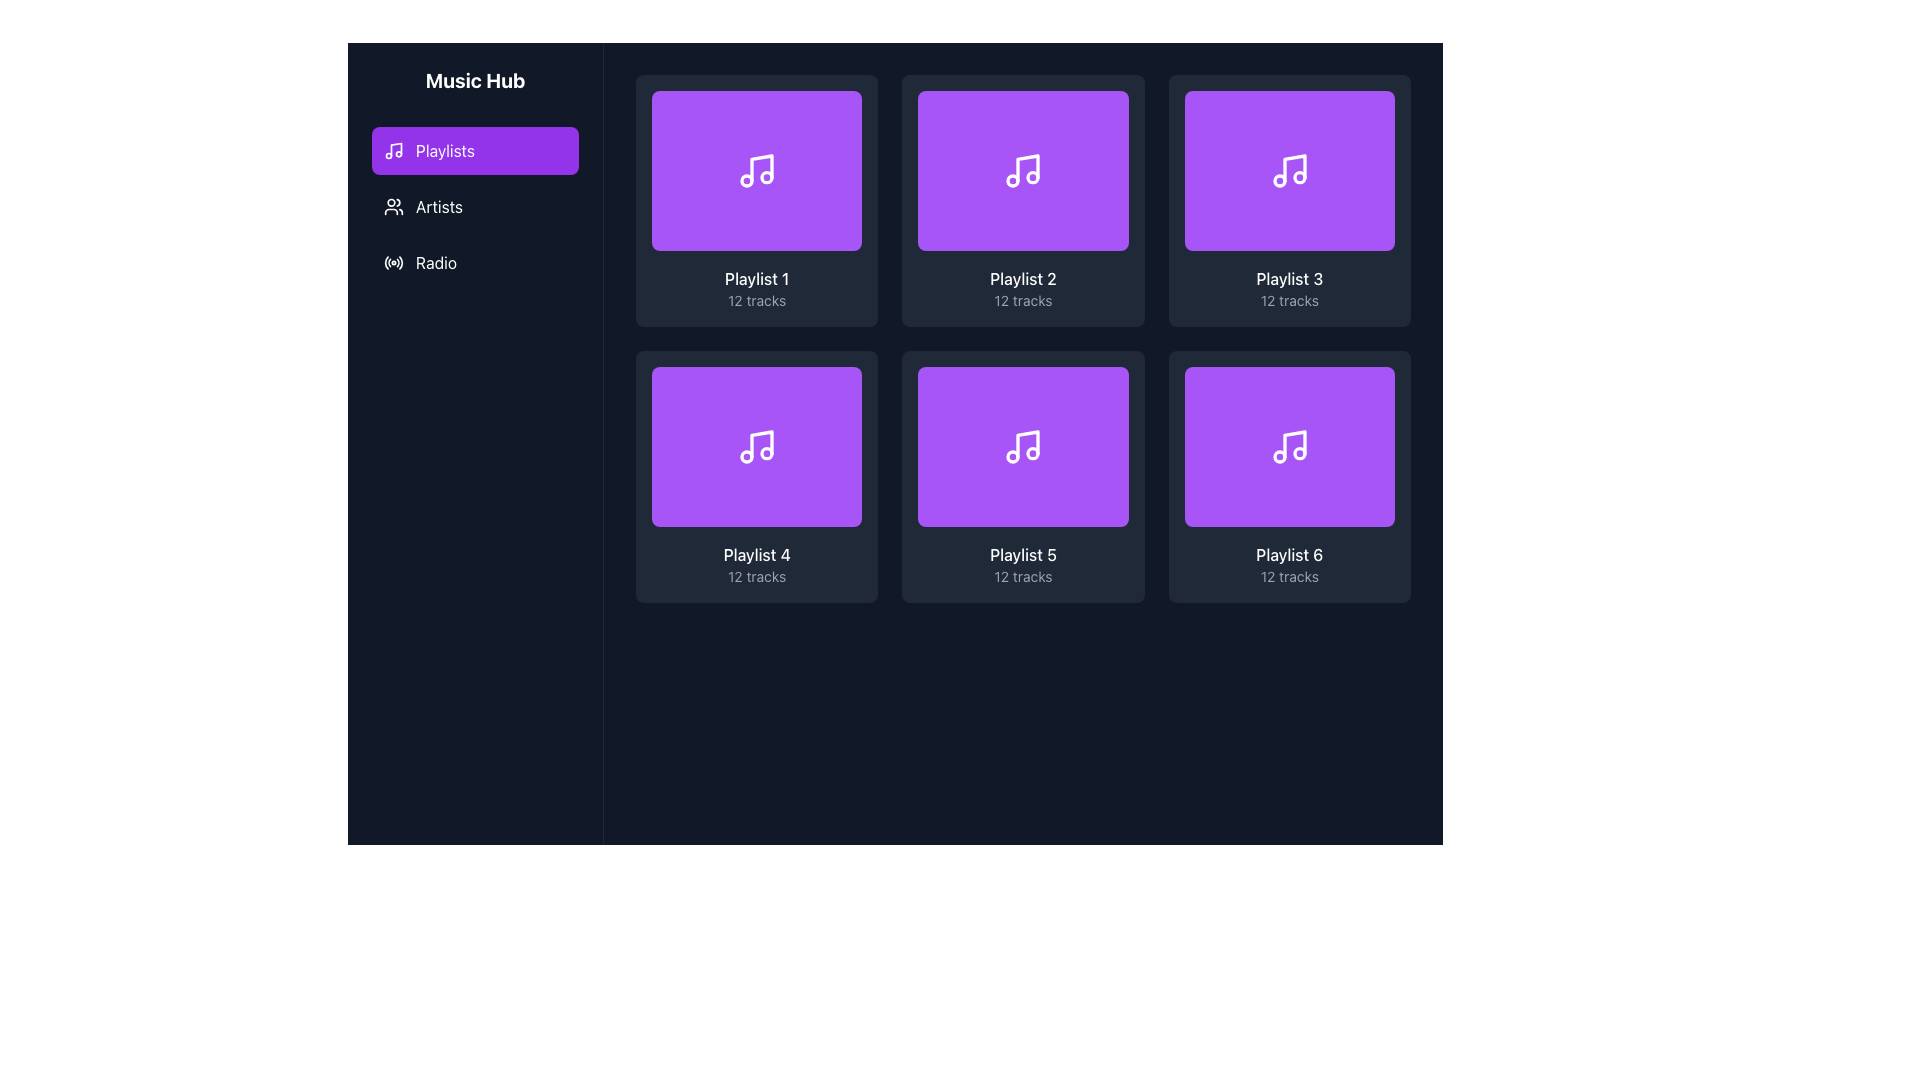 This screenshot has width=1920, height=1080. What do you see at coordinates (1299, 176) in the screenshot?
I see `the small black circle located within the musical note icon in the 'Playlist 3' card, which is the rightmost circle in the SVG graphic` at bounding box center [1299, 176].